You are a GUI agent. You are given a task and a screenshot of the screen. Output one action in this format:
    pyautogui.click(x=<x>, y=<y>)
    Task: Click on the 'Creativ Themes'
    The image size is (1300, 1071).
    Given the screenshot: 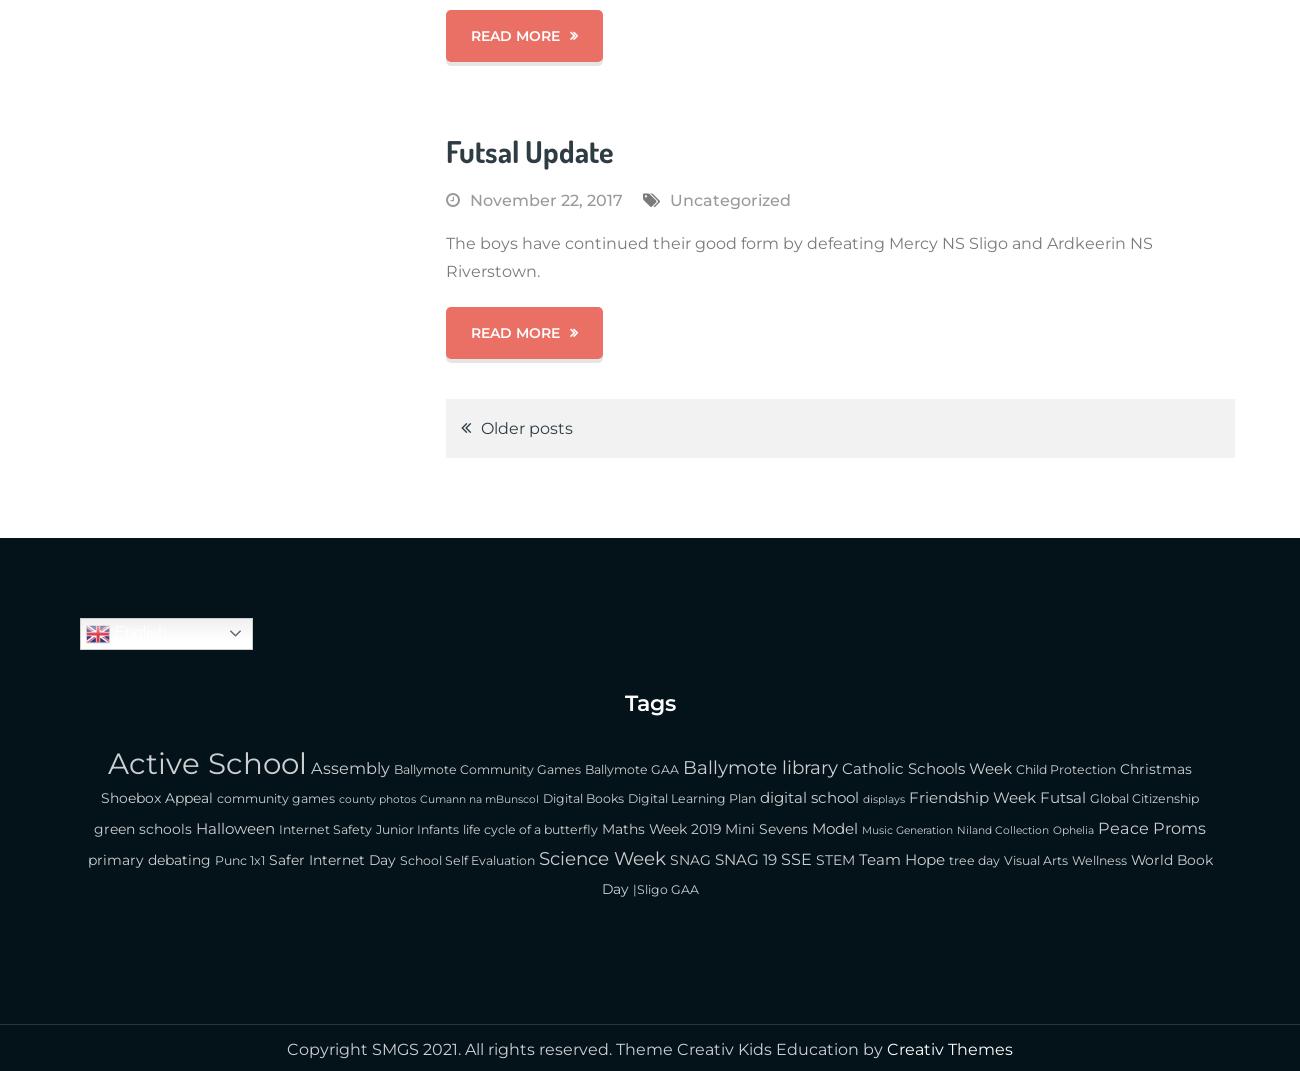 What is the action you would take?
    pyautogui.click(x=950, y=1049)
    